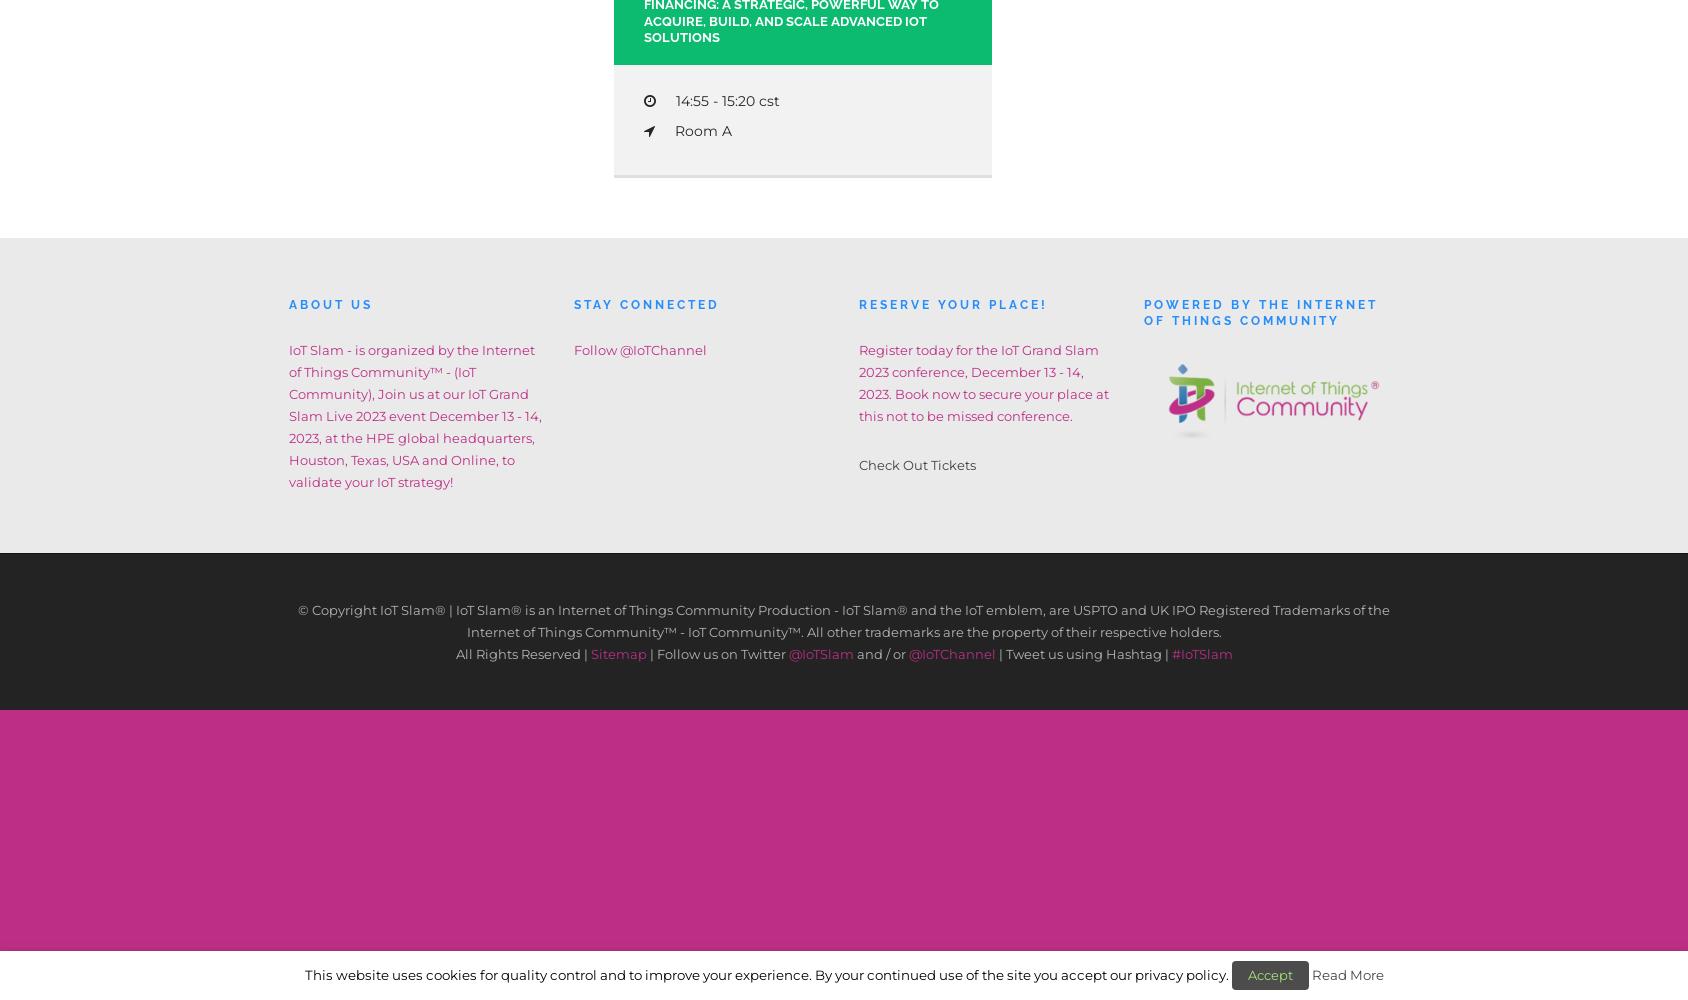  What do you see at coordinates (844, 620) in the screenshot?
I see `'© Copyright IoT Slam® | IoT Slam® is an Internet of Things Community Production - IoT Slam® and the IoT emblem, are USPTO and UK IPO Registered Trademarks of the Internet of Things Community™ - IoT Community™. All other trademarks are the property of their respective holders.'` at bounding box center [844, 620].